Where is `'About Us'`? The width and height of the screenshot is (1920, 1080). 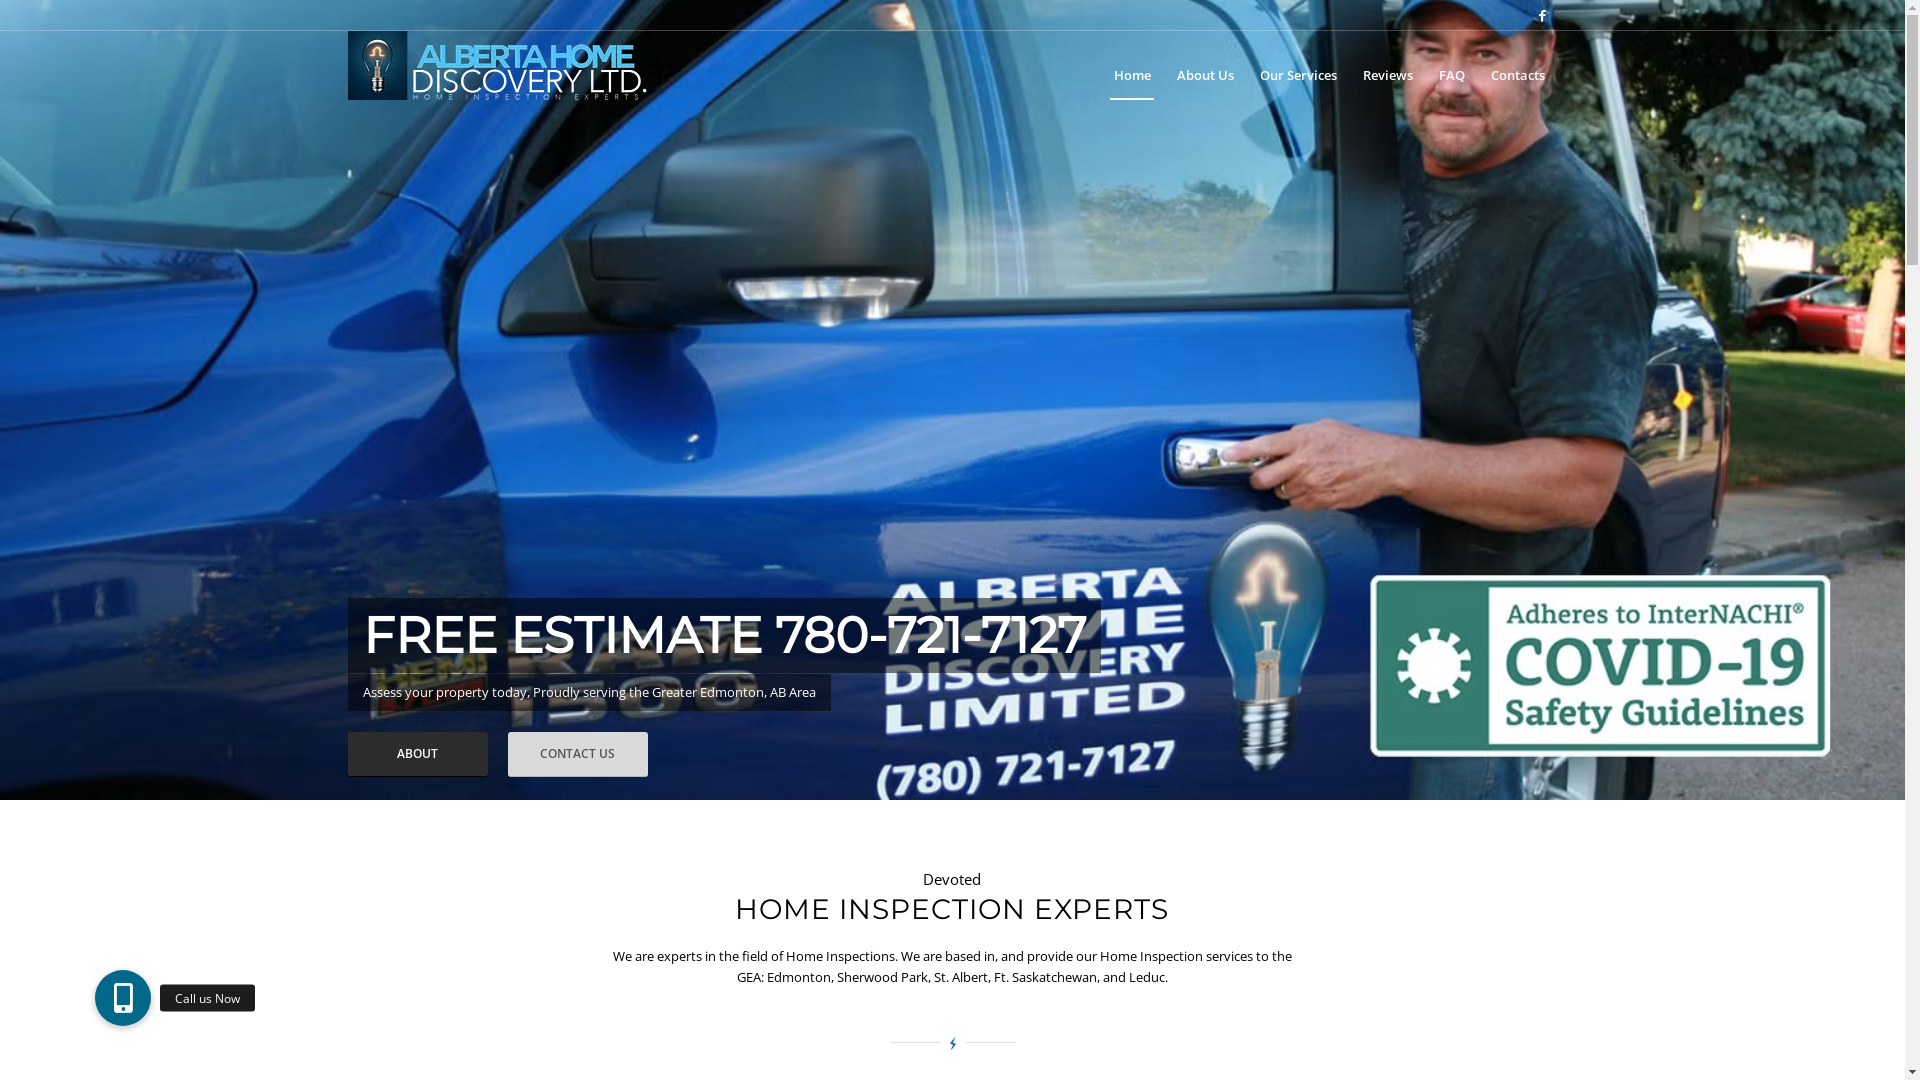
'About Us' is located at coordinates (1204, 73).